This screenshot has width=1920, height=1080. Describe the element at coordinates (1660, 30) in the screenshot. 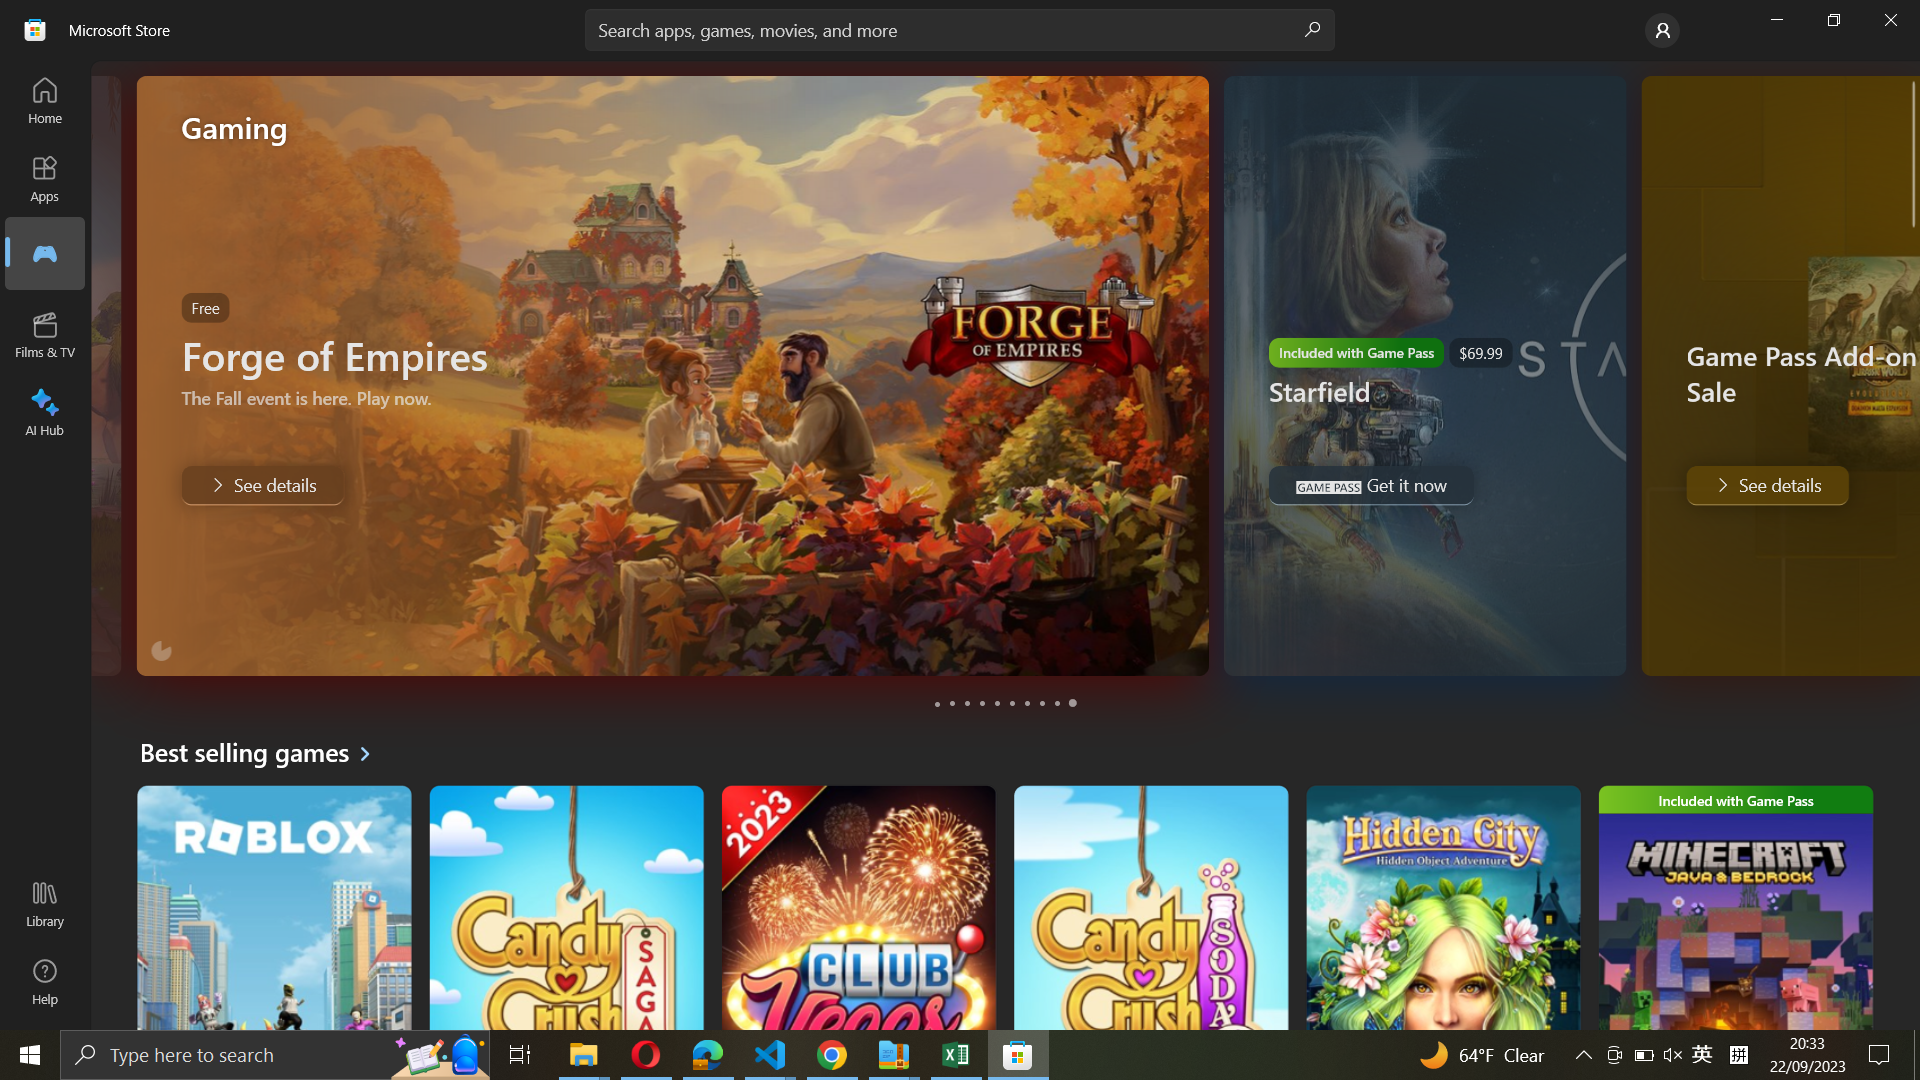

I see `Account settings` at that location.